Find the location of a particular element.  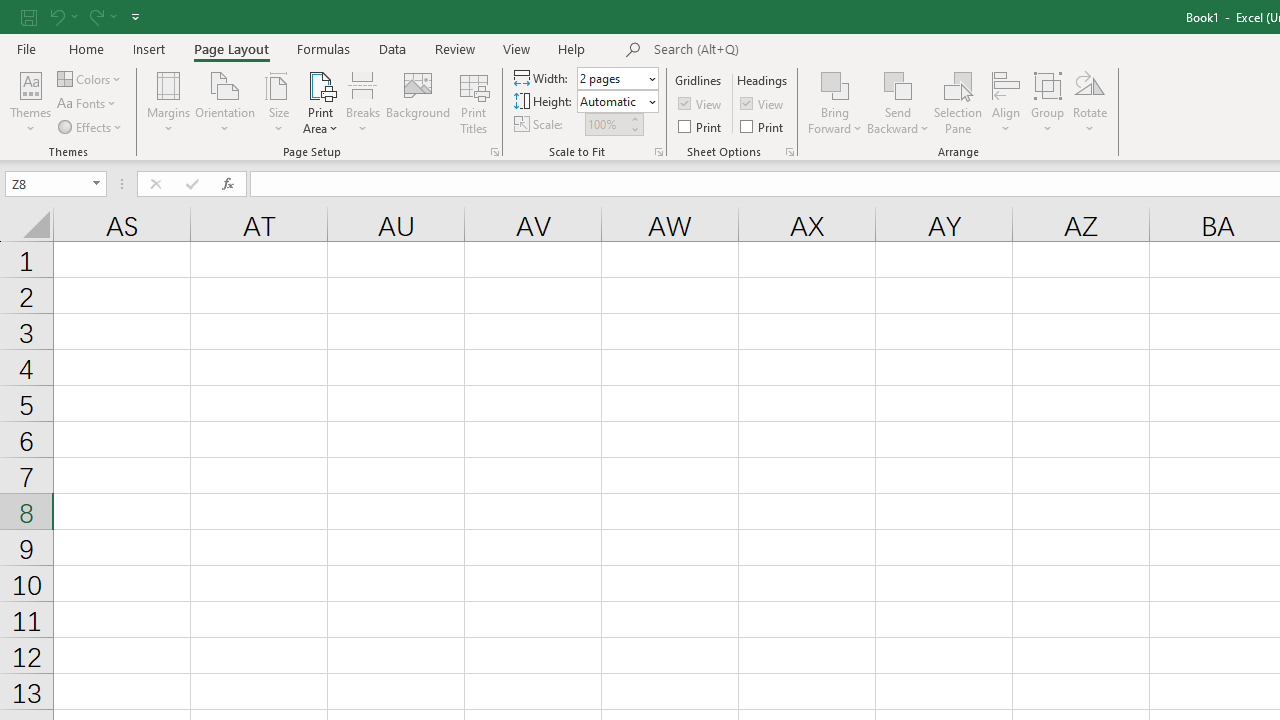

'Align' is located at coordinates (1006, 103).